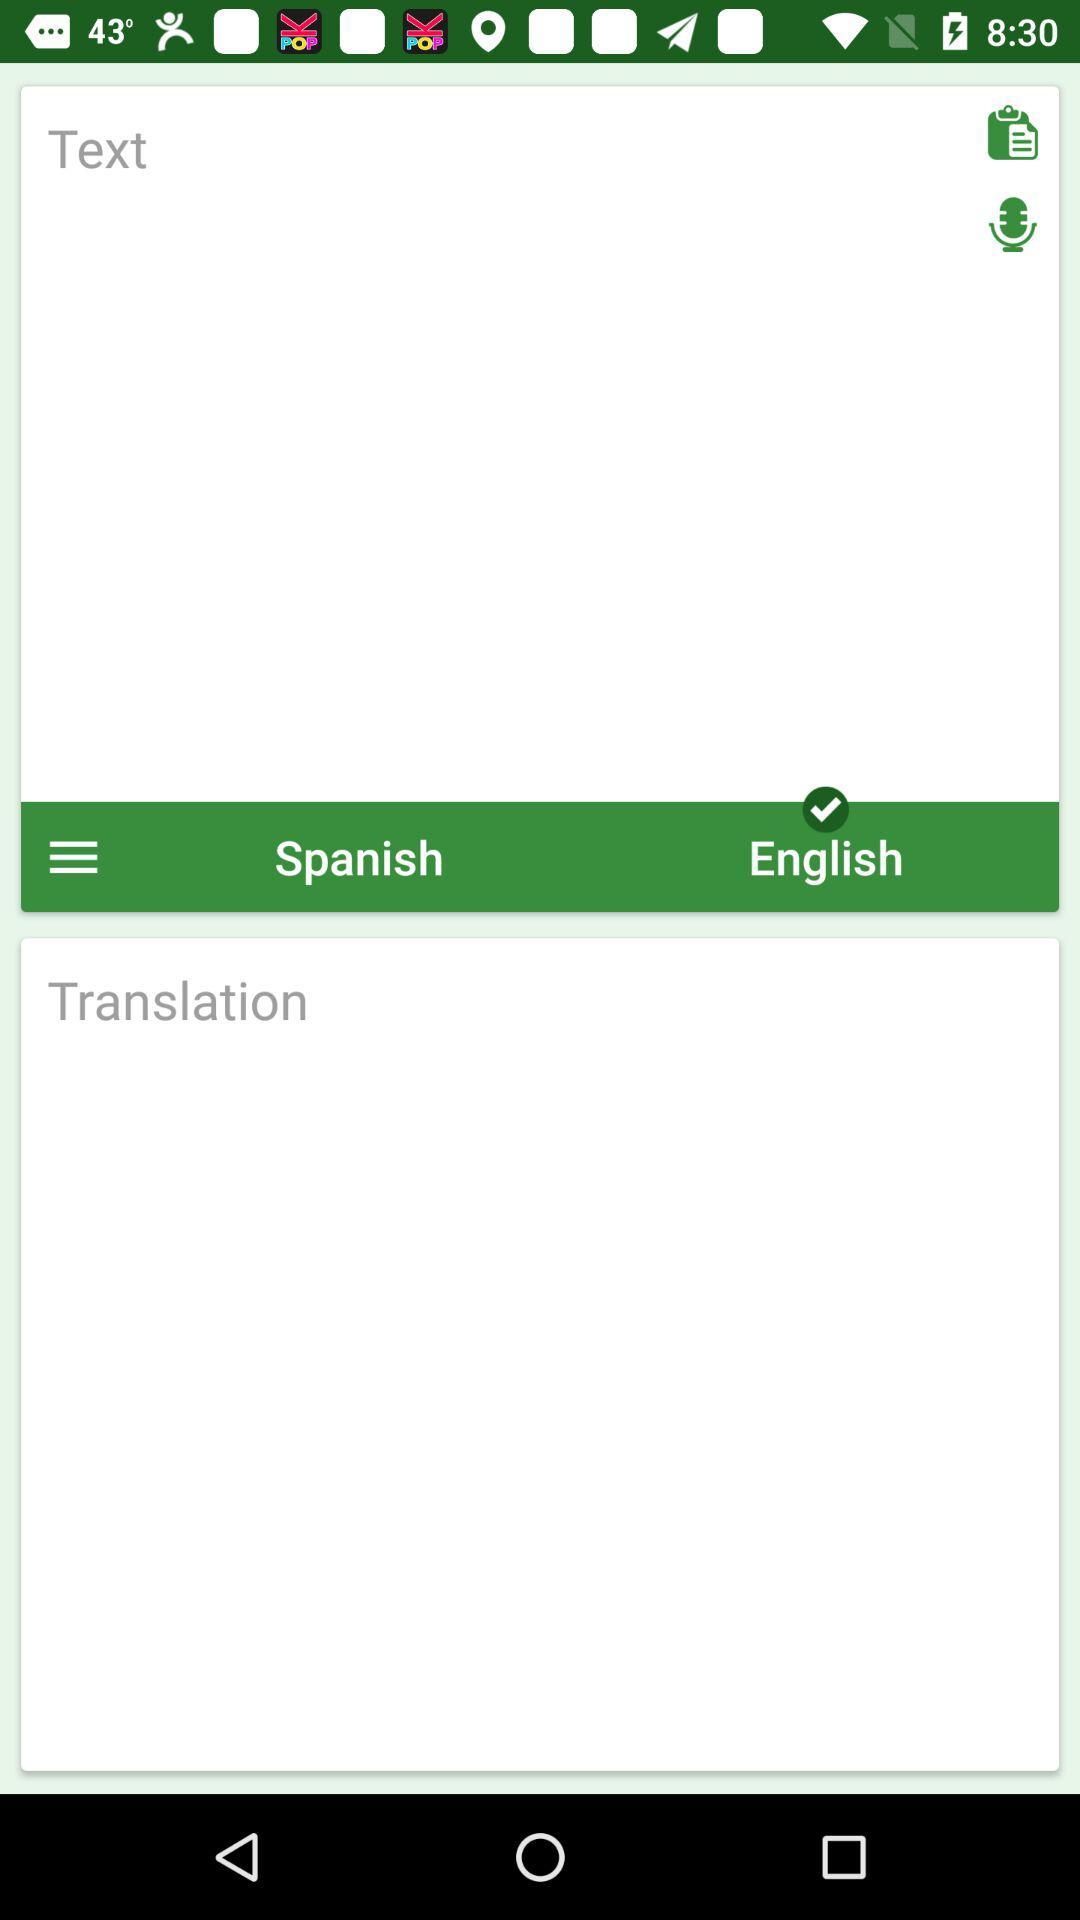  I want to click on spanish icon, so click(358, 856).